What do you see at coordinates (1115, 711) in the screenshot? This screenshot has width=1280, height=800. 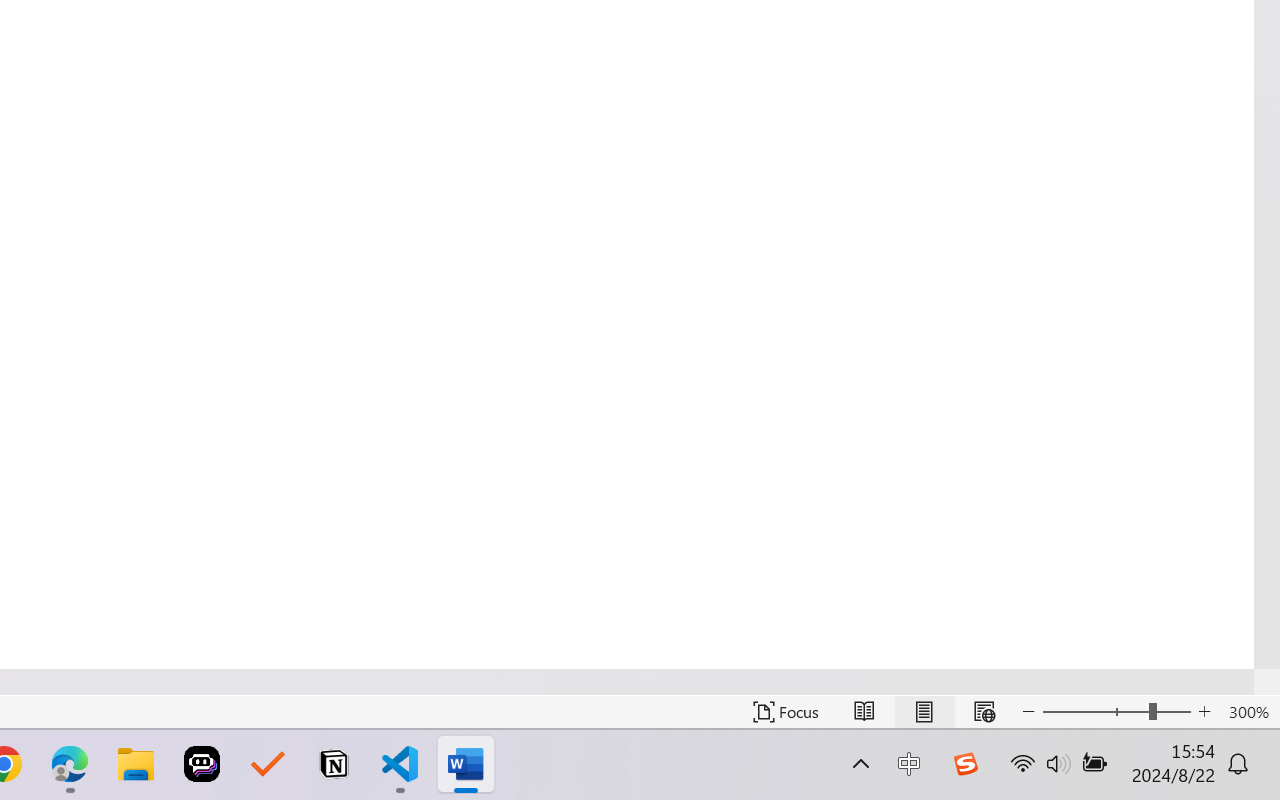 I see `'Zoom'` at bounding box center [1115, 711].